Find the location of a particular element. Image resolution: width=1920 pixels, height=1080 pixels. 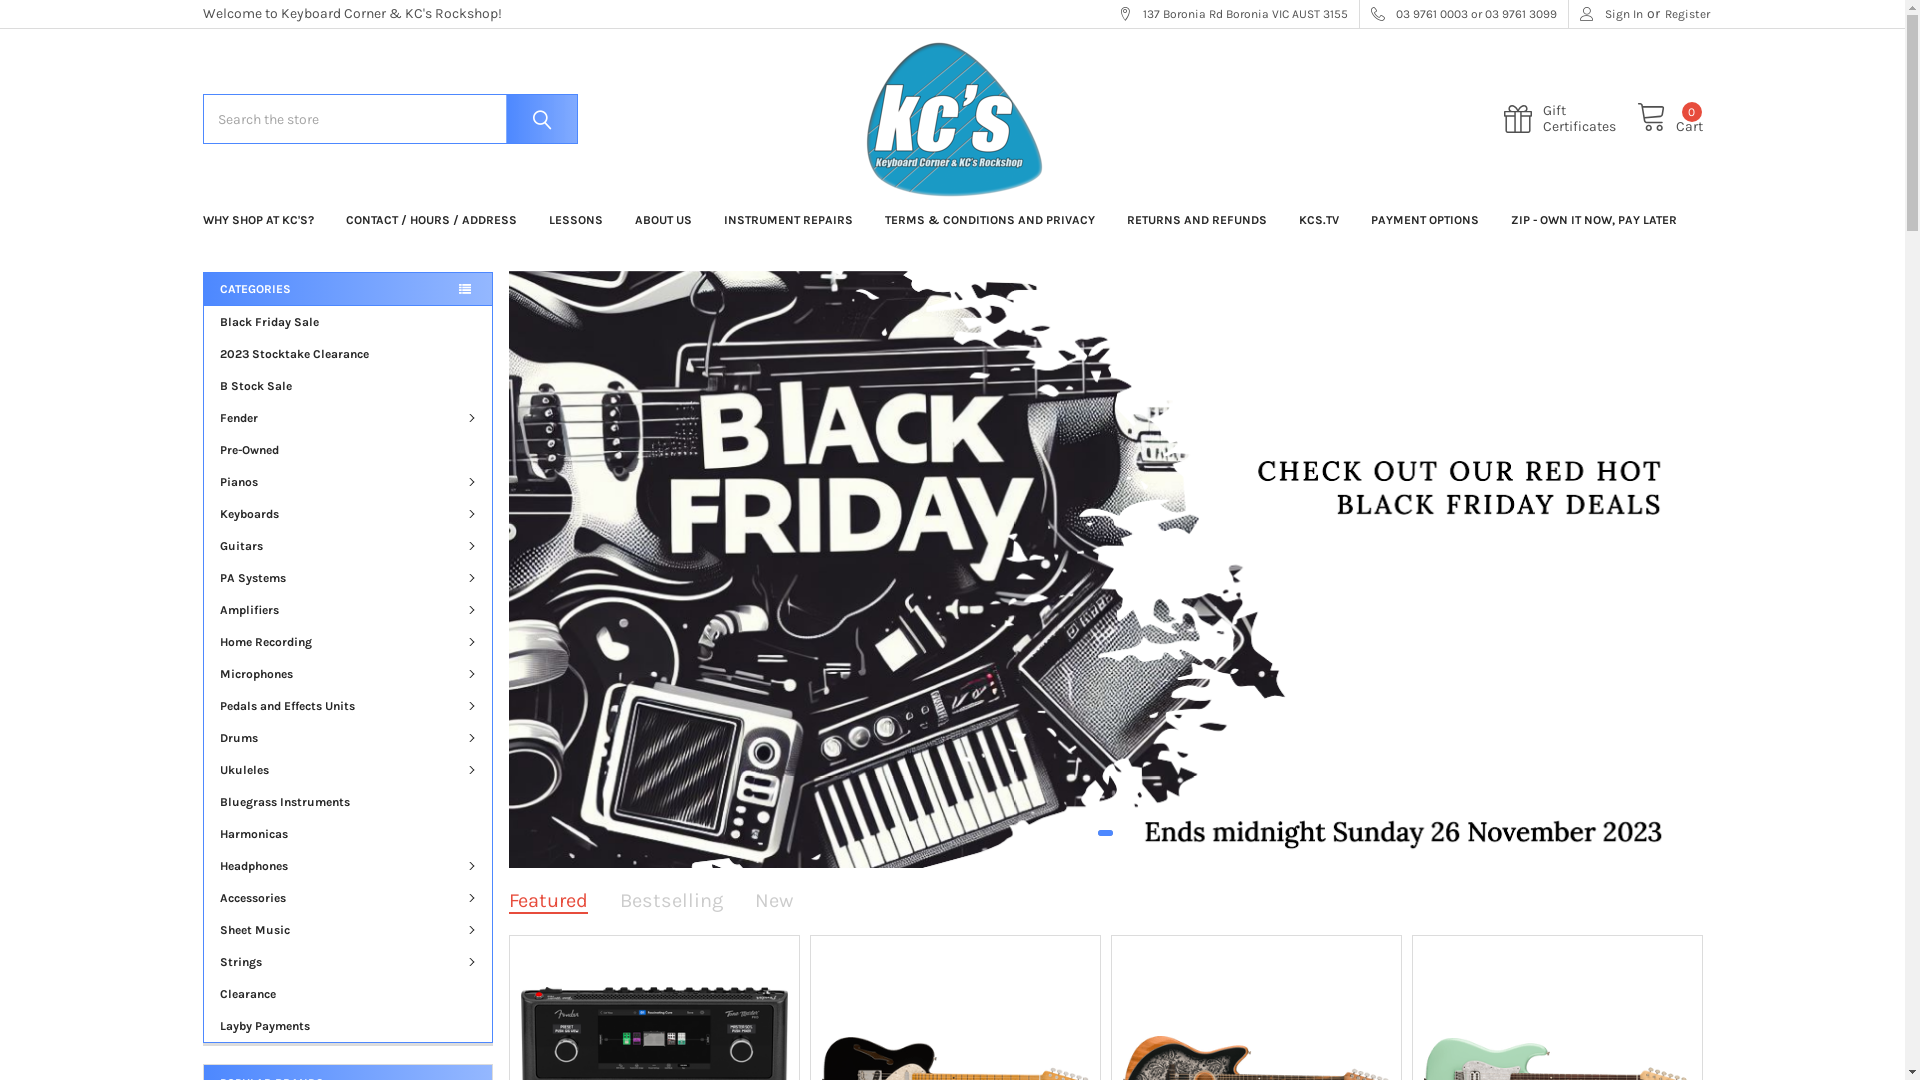

'RETURNS AND REFUNDS' is located at coordinates (1195, 219).